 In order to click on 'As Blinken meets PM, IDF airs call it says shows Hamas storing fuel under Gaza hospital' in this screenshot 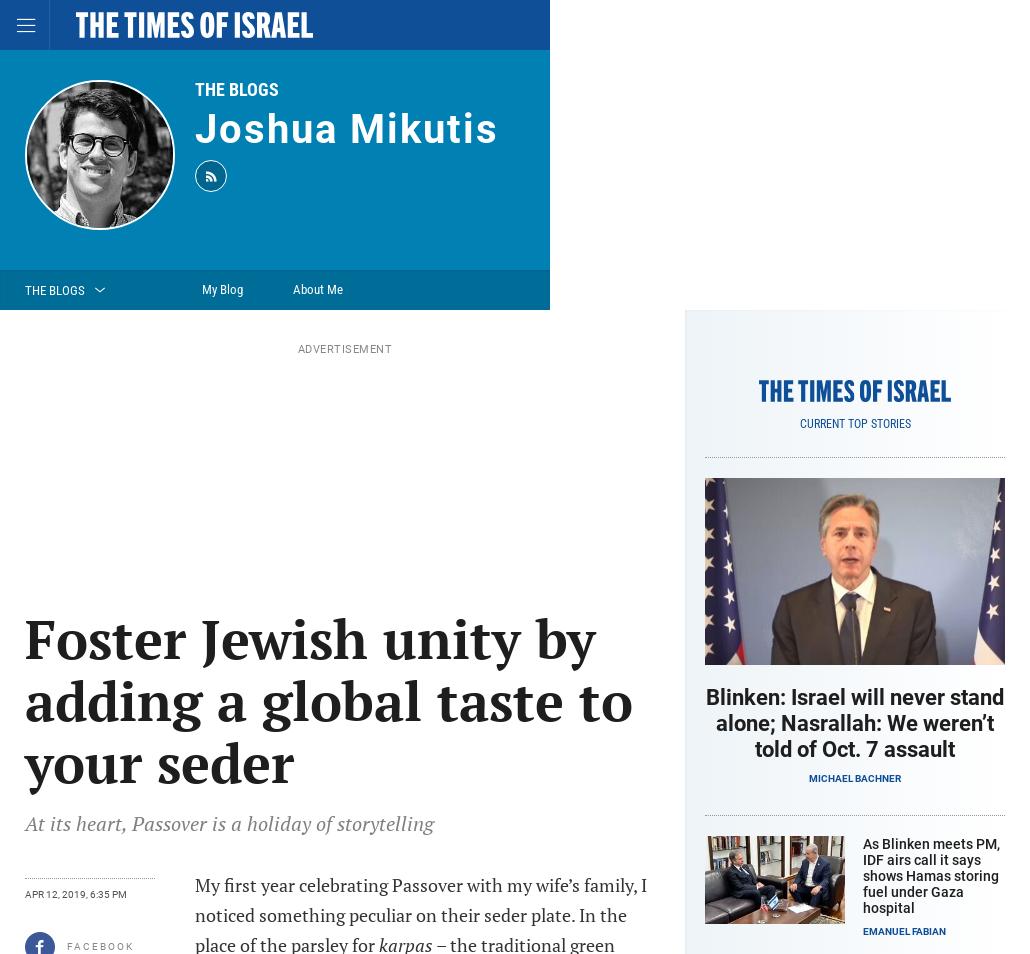, I will do `click(931, 875)`.